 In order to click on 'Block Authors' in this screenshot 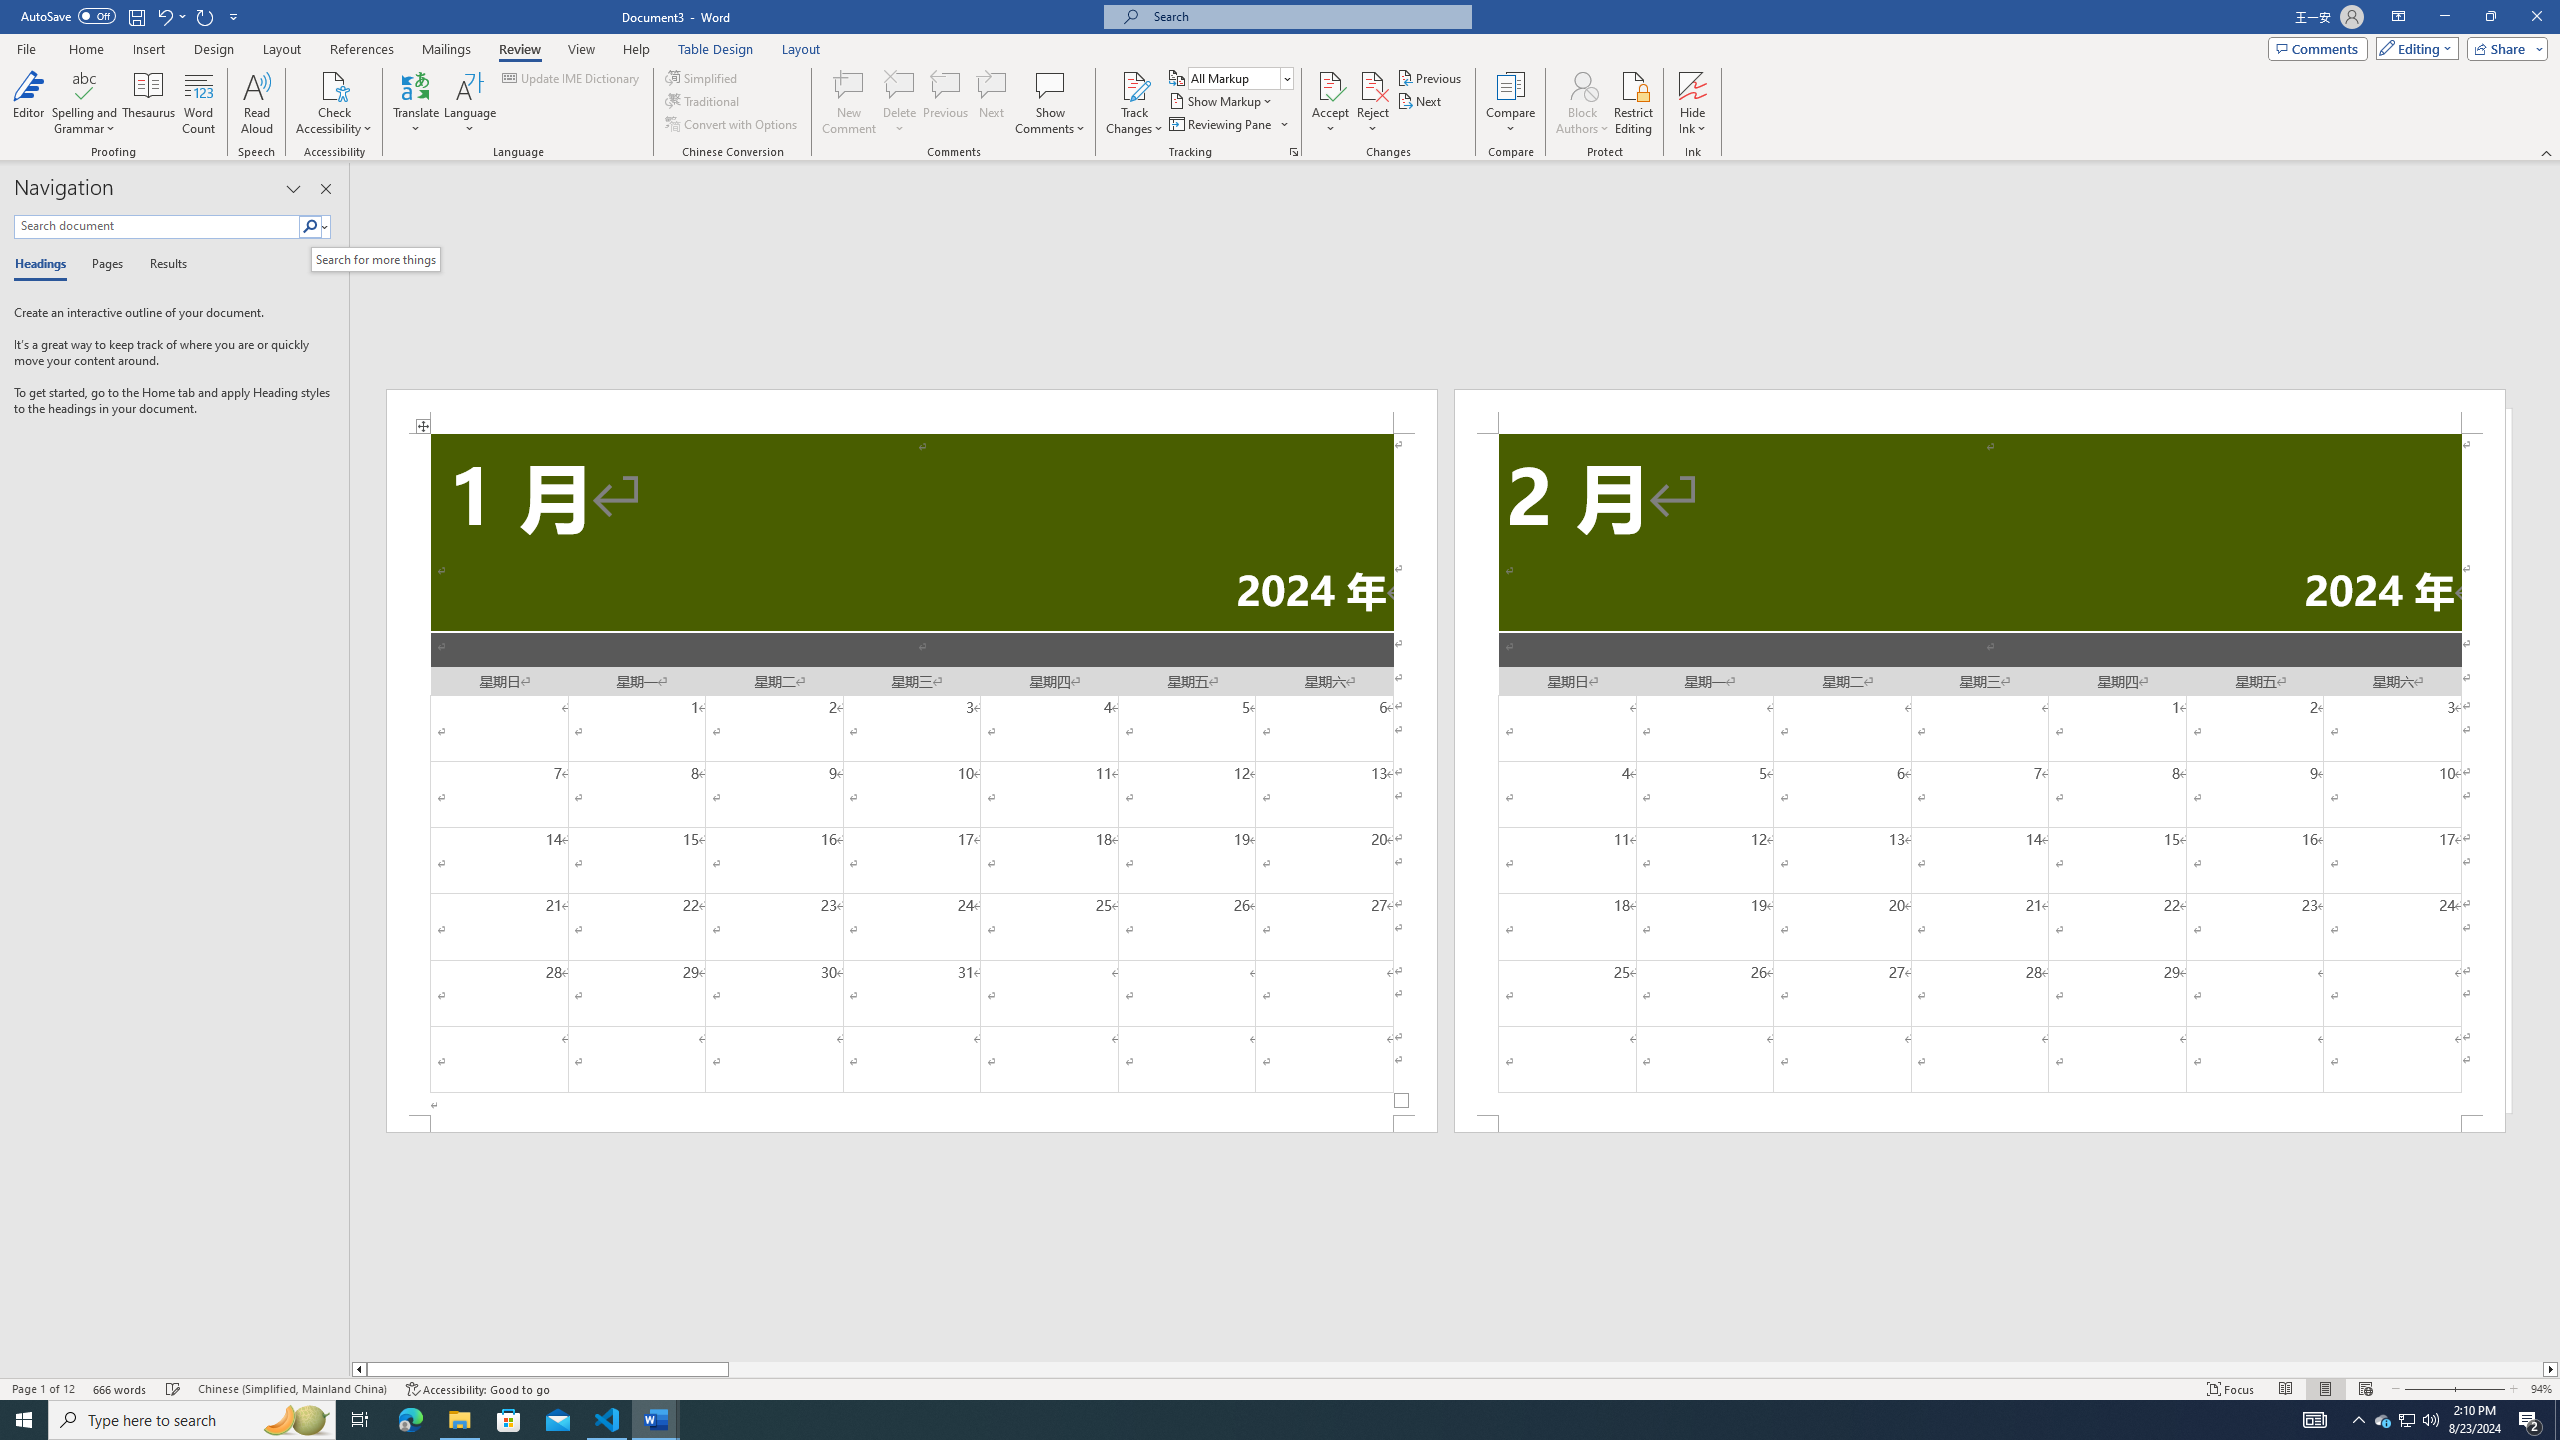, I will do `click(1582, 84)`.